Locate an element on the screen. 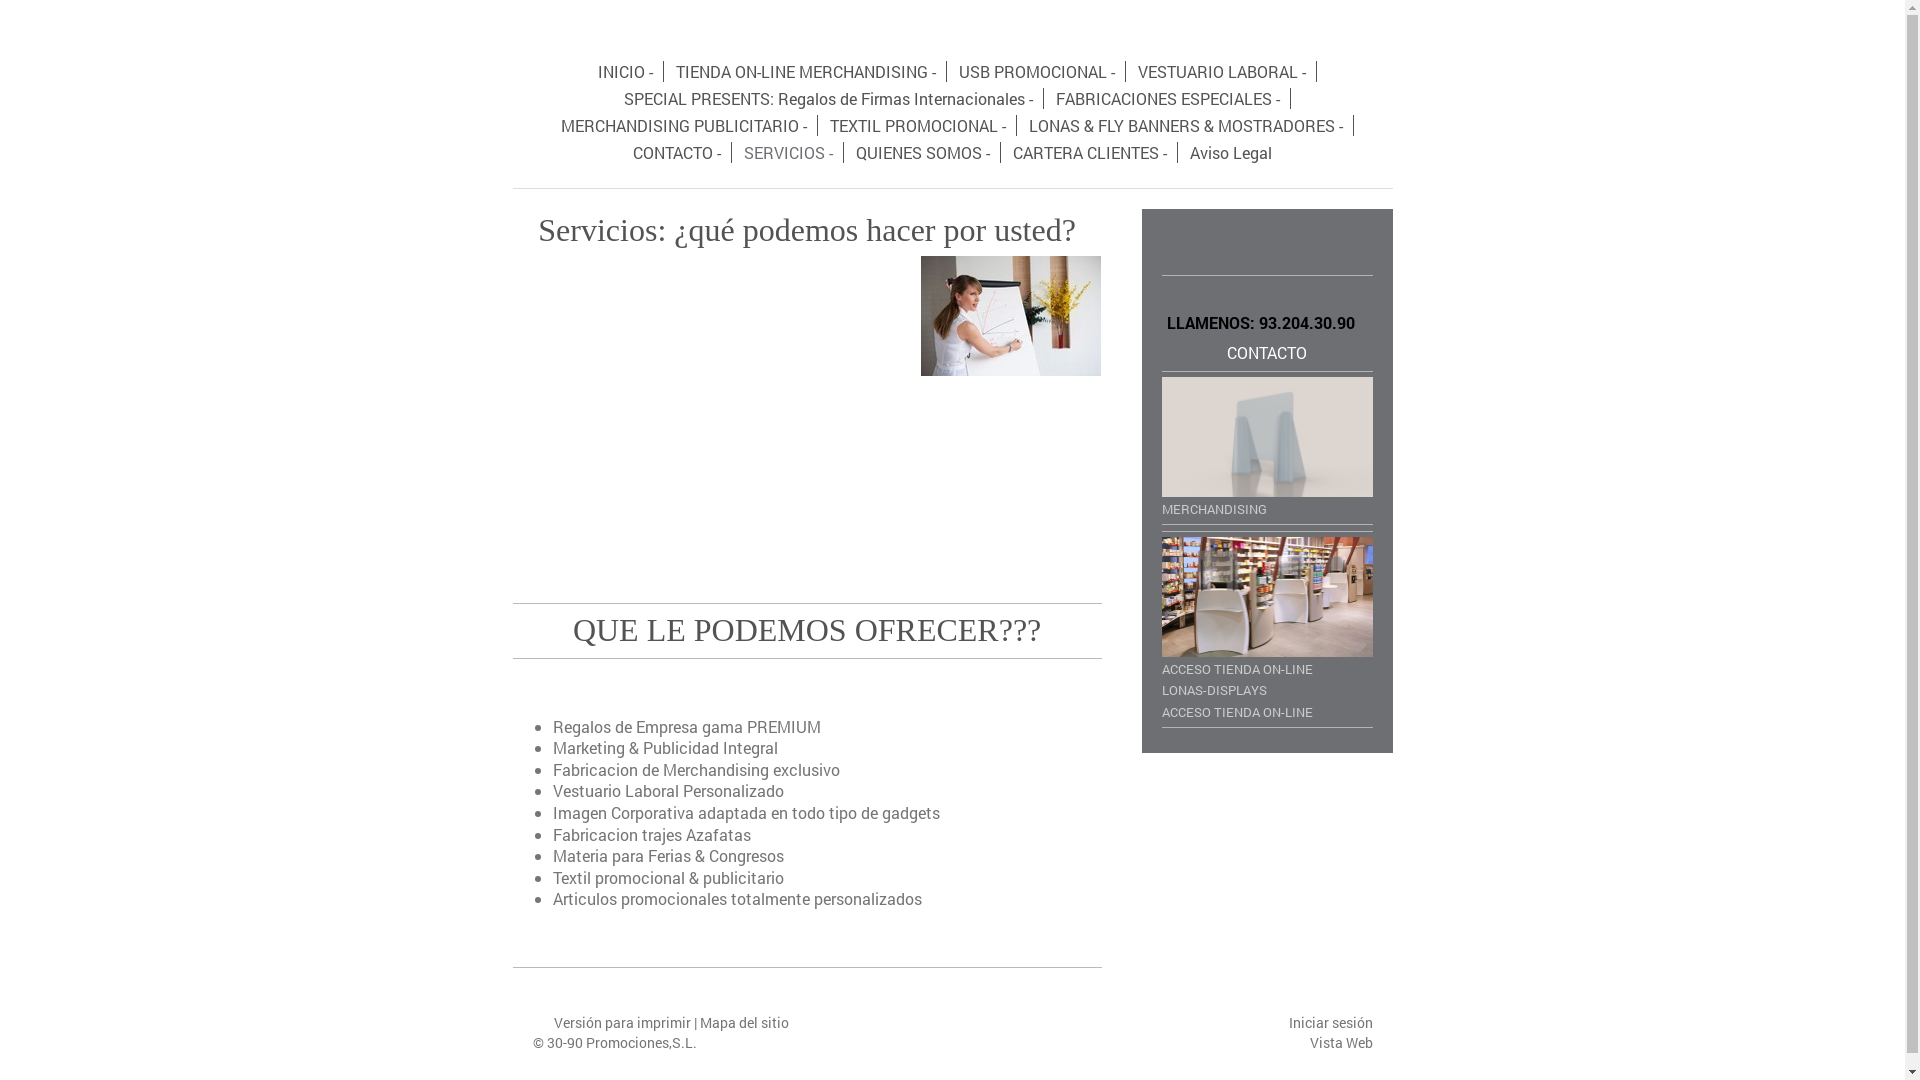 Image resolution: width=1920 pixels, height=1080 pixels. 'VESTUARIO LABORAL -' is located at coordinates (1128, 70).